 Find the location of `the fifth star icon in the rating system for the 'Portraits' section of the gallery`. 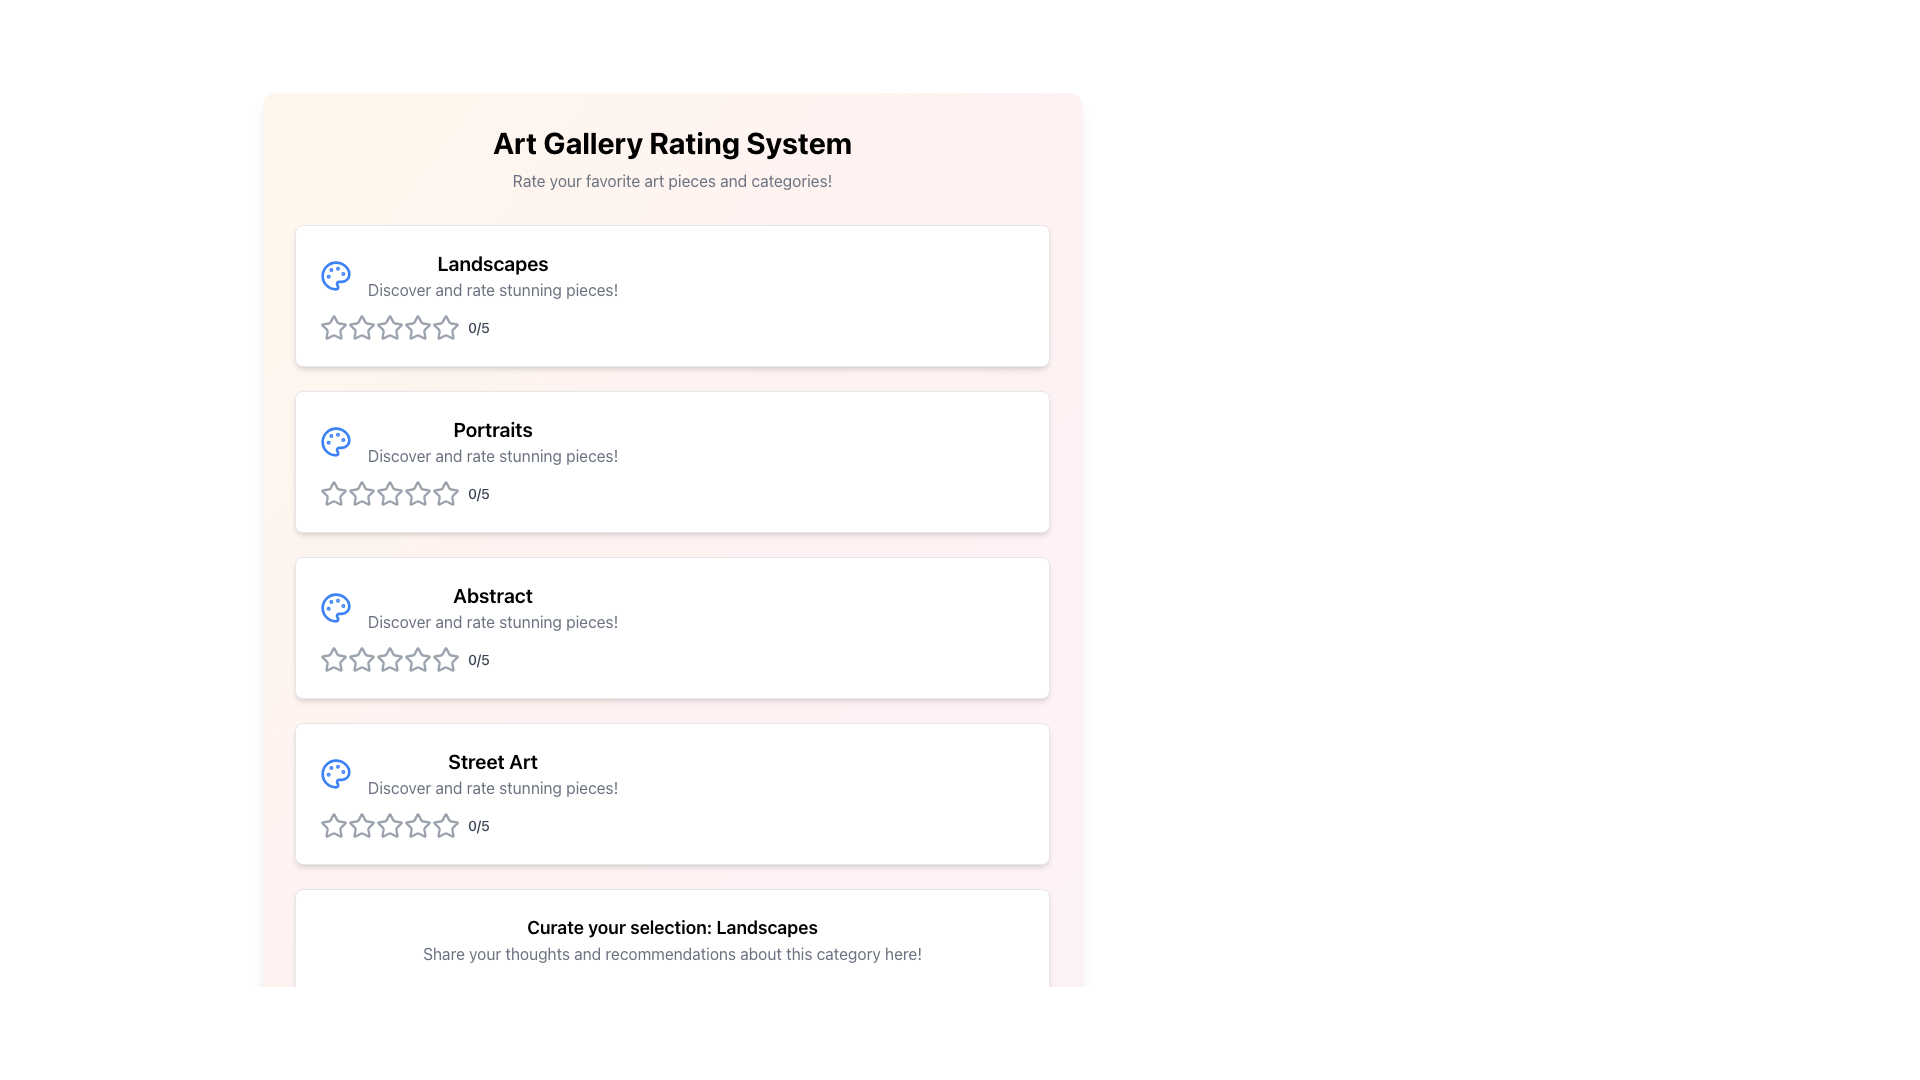

the fifth star icon in the rating system for the 'Portraits' section of the gallery is located at coordinates (416, 493).